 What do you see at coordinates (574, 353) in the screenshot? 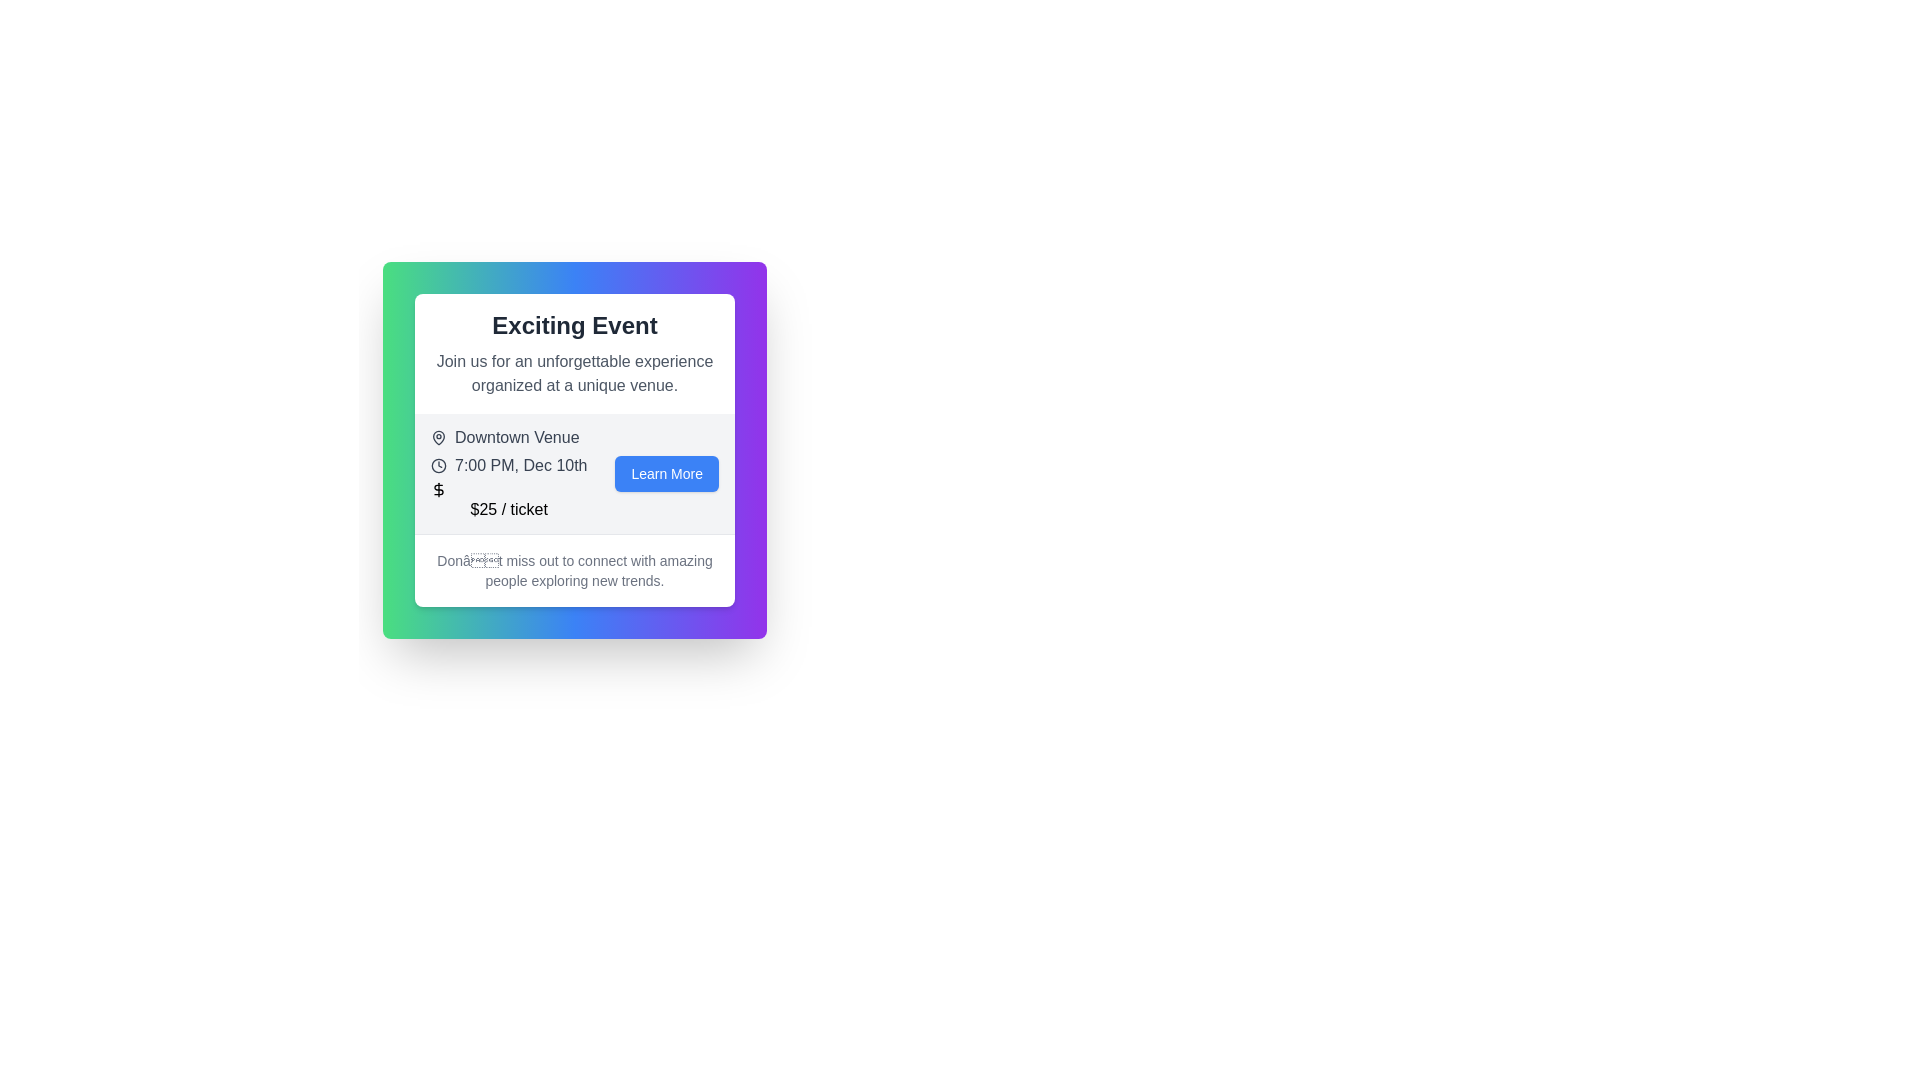
I see `the 'Exciting Event' title text block, which is prominently displayed in bold, large font at the top of the central card` at bounding box center [574, 353].